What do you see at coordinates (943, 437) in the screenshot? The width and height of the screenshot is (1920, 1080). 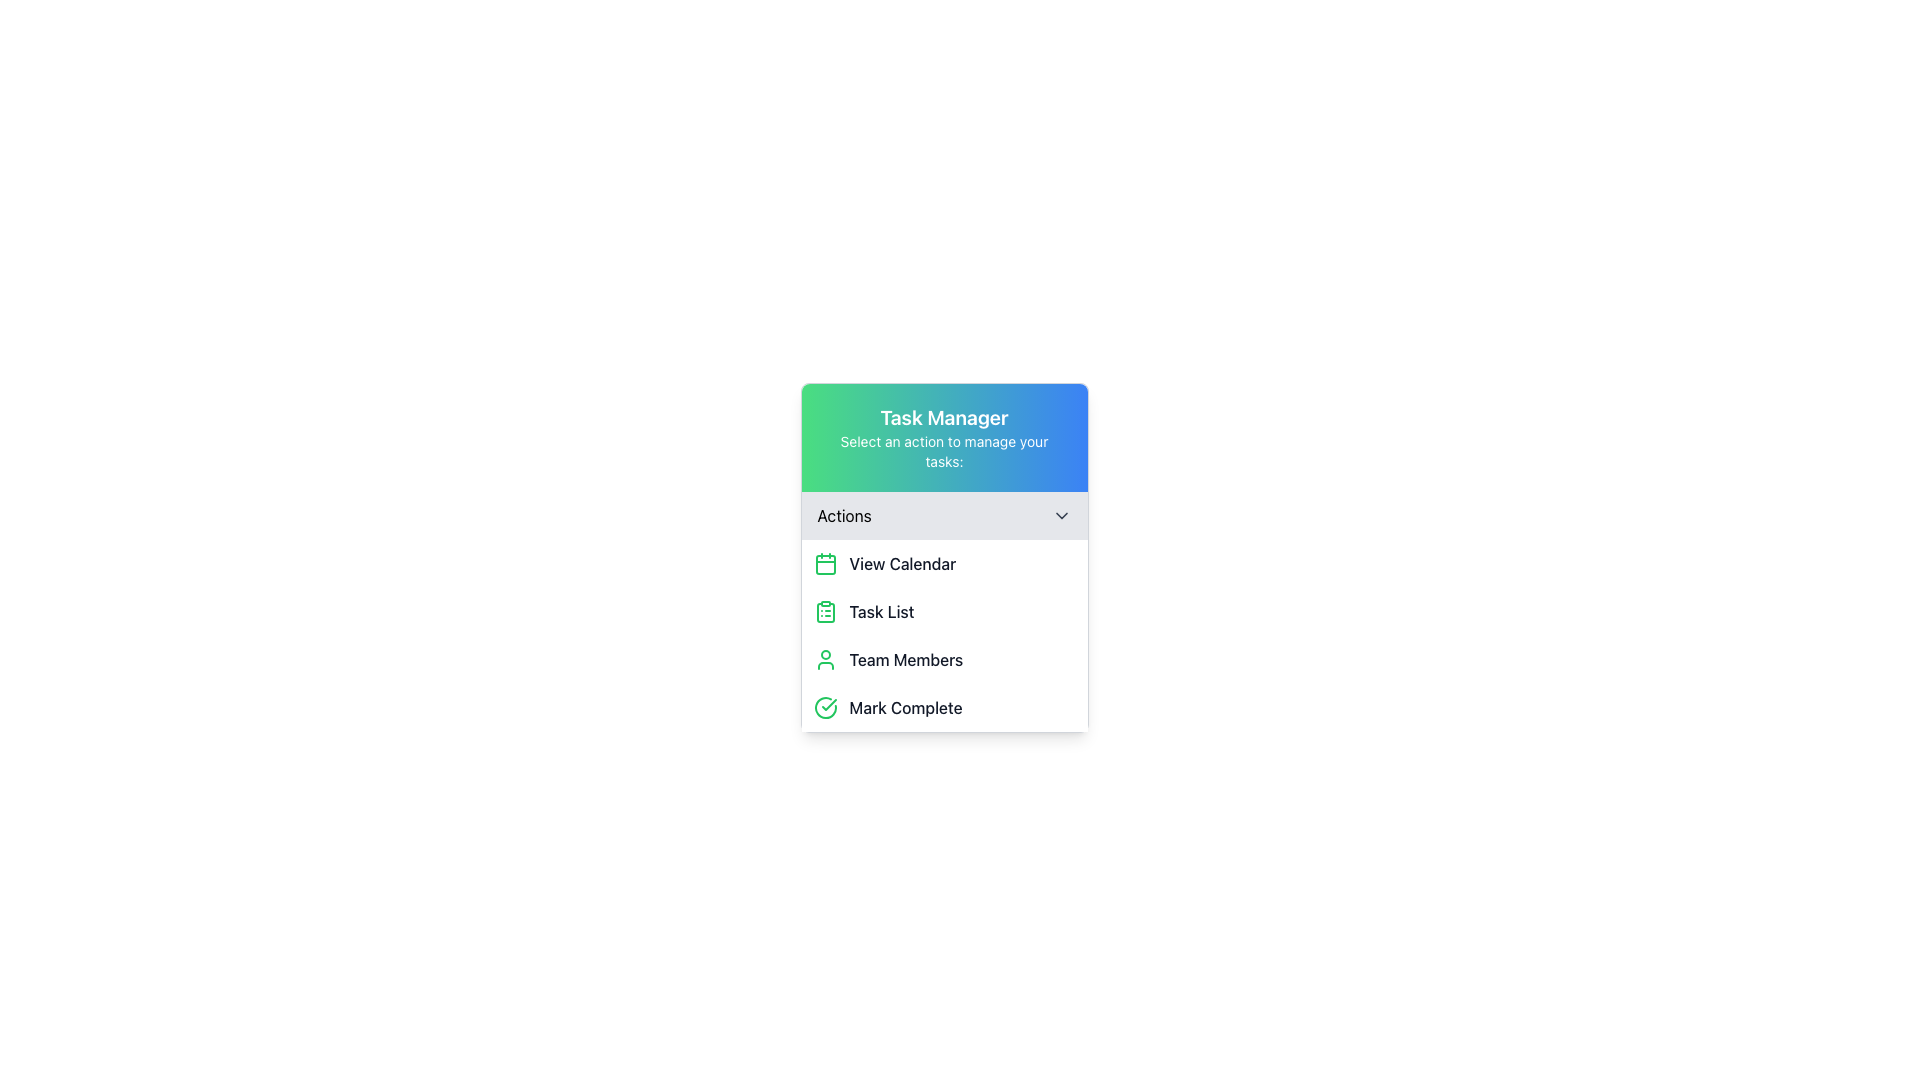 I see `the header element displaying the title 'Task Manager' with a gradient background transitioning from green to blue` at bounding box center [943, 437].